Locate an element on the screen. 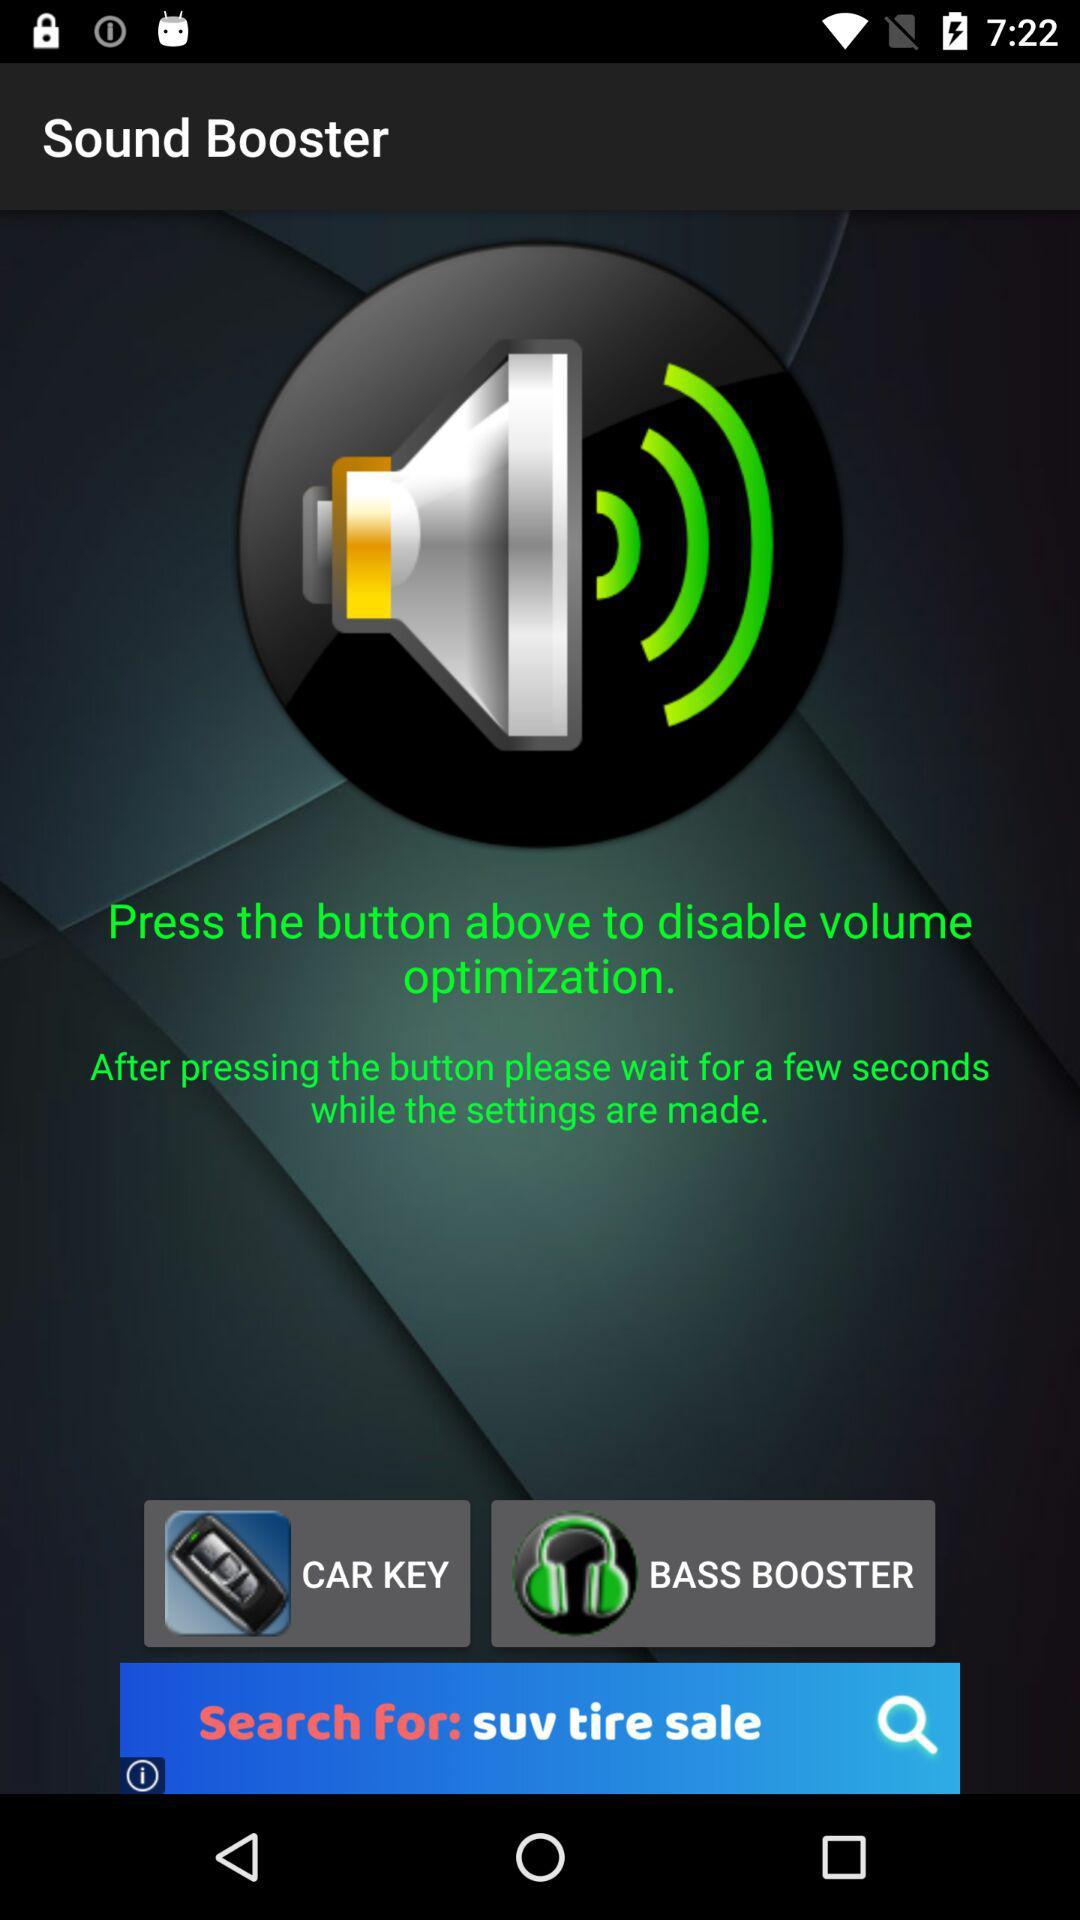 The image size is (1080, 1920). car key icon is located at coordinates (307, 1572).